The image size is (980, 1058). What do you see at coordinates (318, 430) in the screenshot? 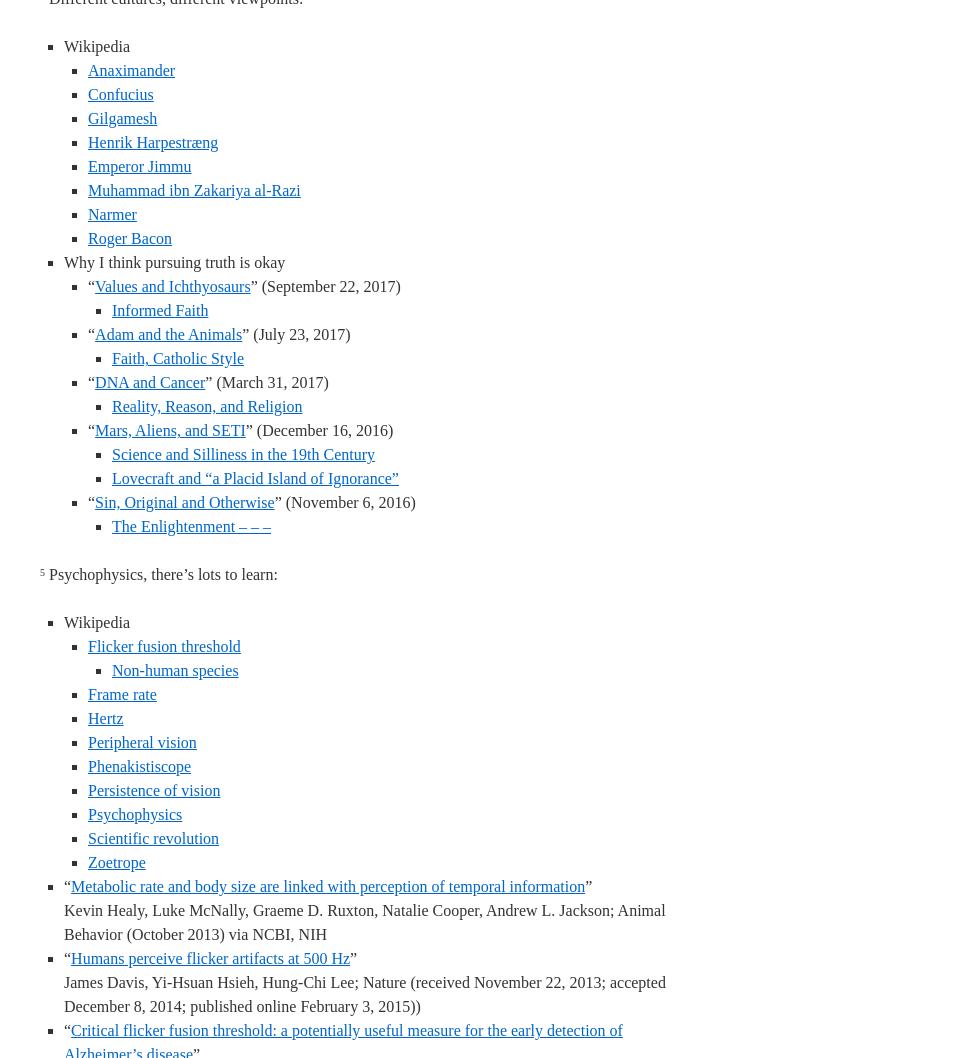
I see `'” (December 16, 2016)'` at bounding box center [318, 430].